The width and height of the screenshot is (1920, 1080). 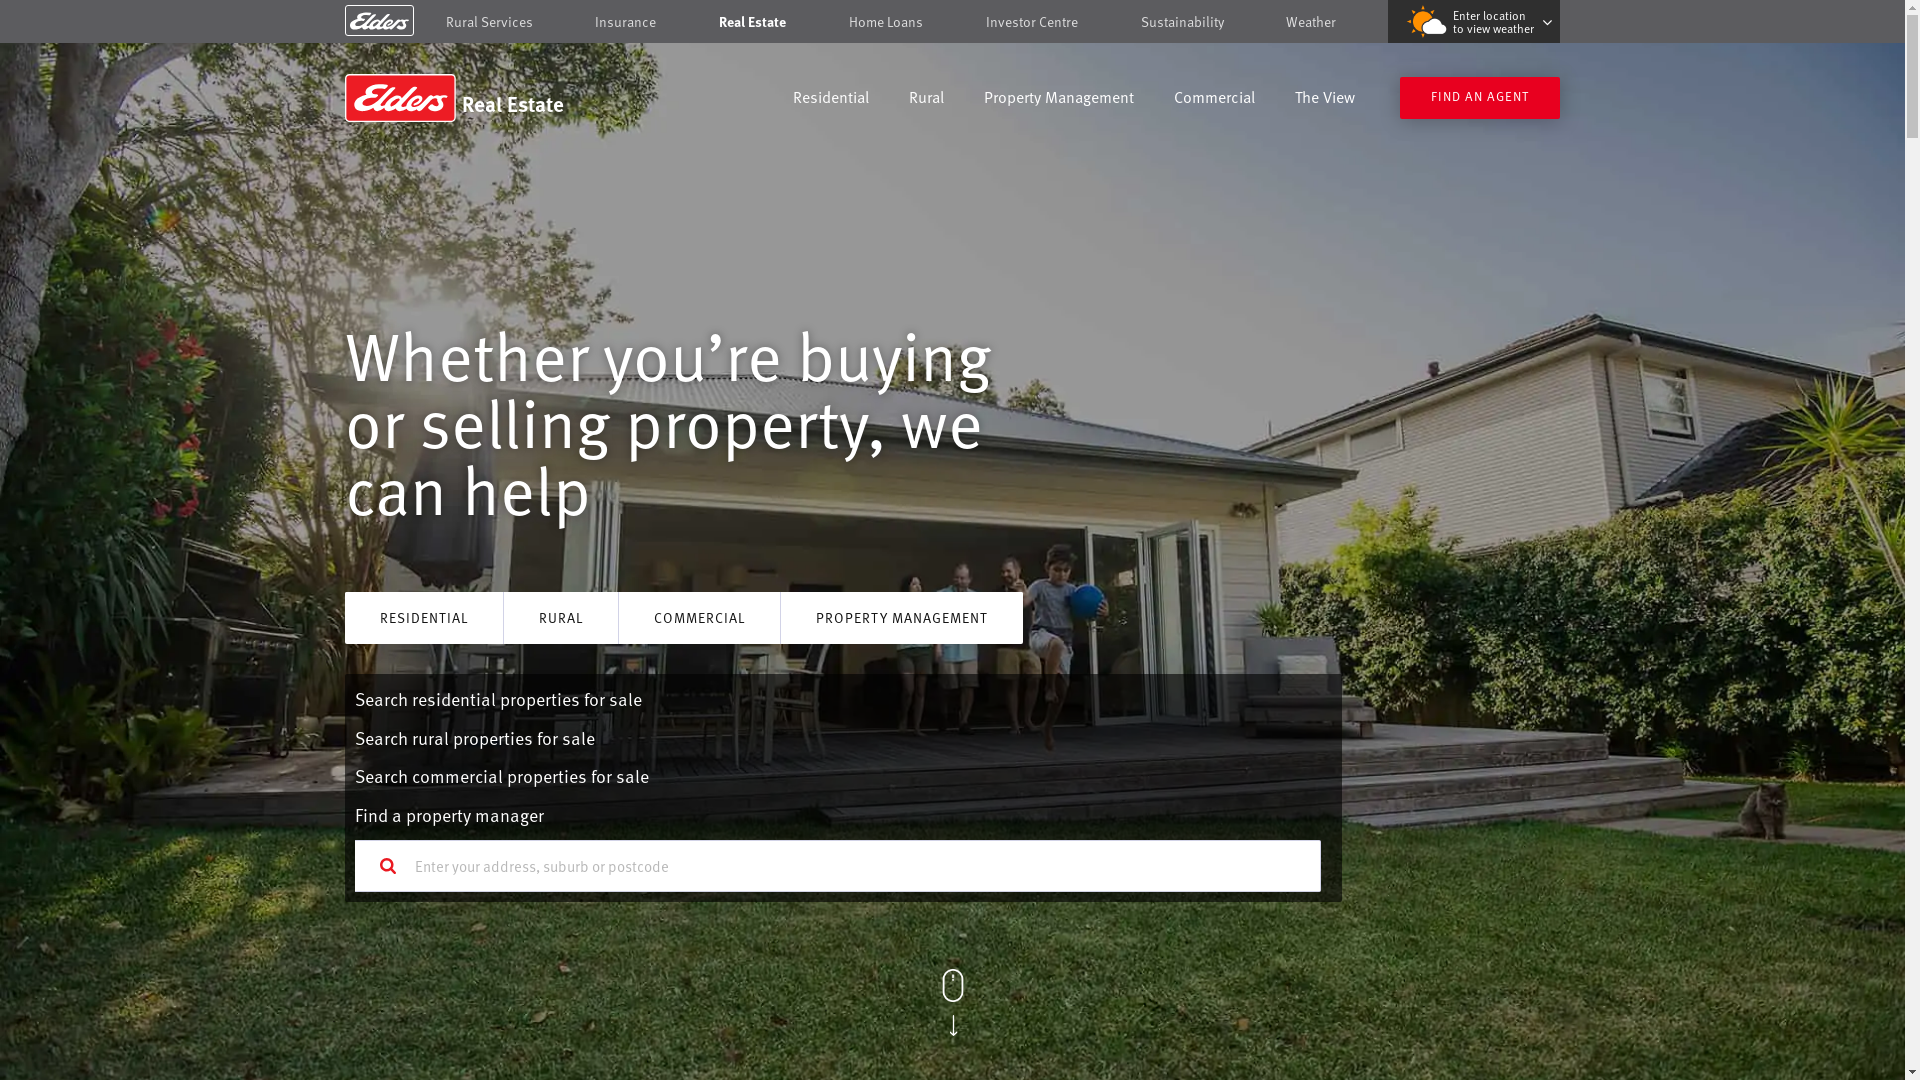 What do you see at coordinates (1032, 21) in the screenshot?
I see `'Investor Centre'` at bounding box center [1032, 21].